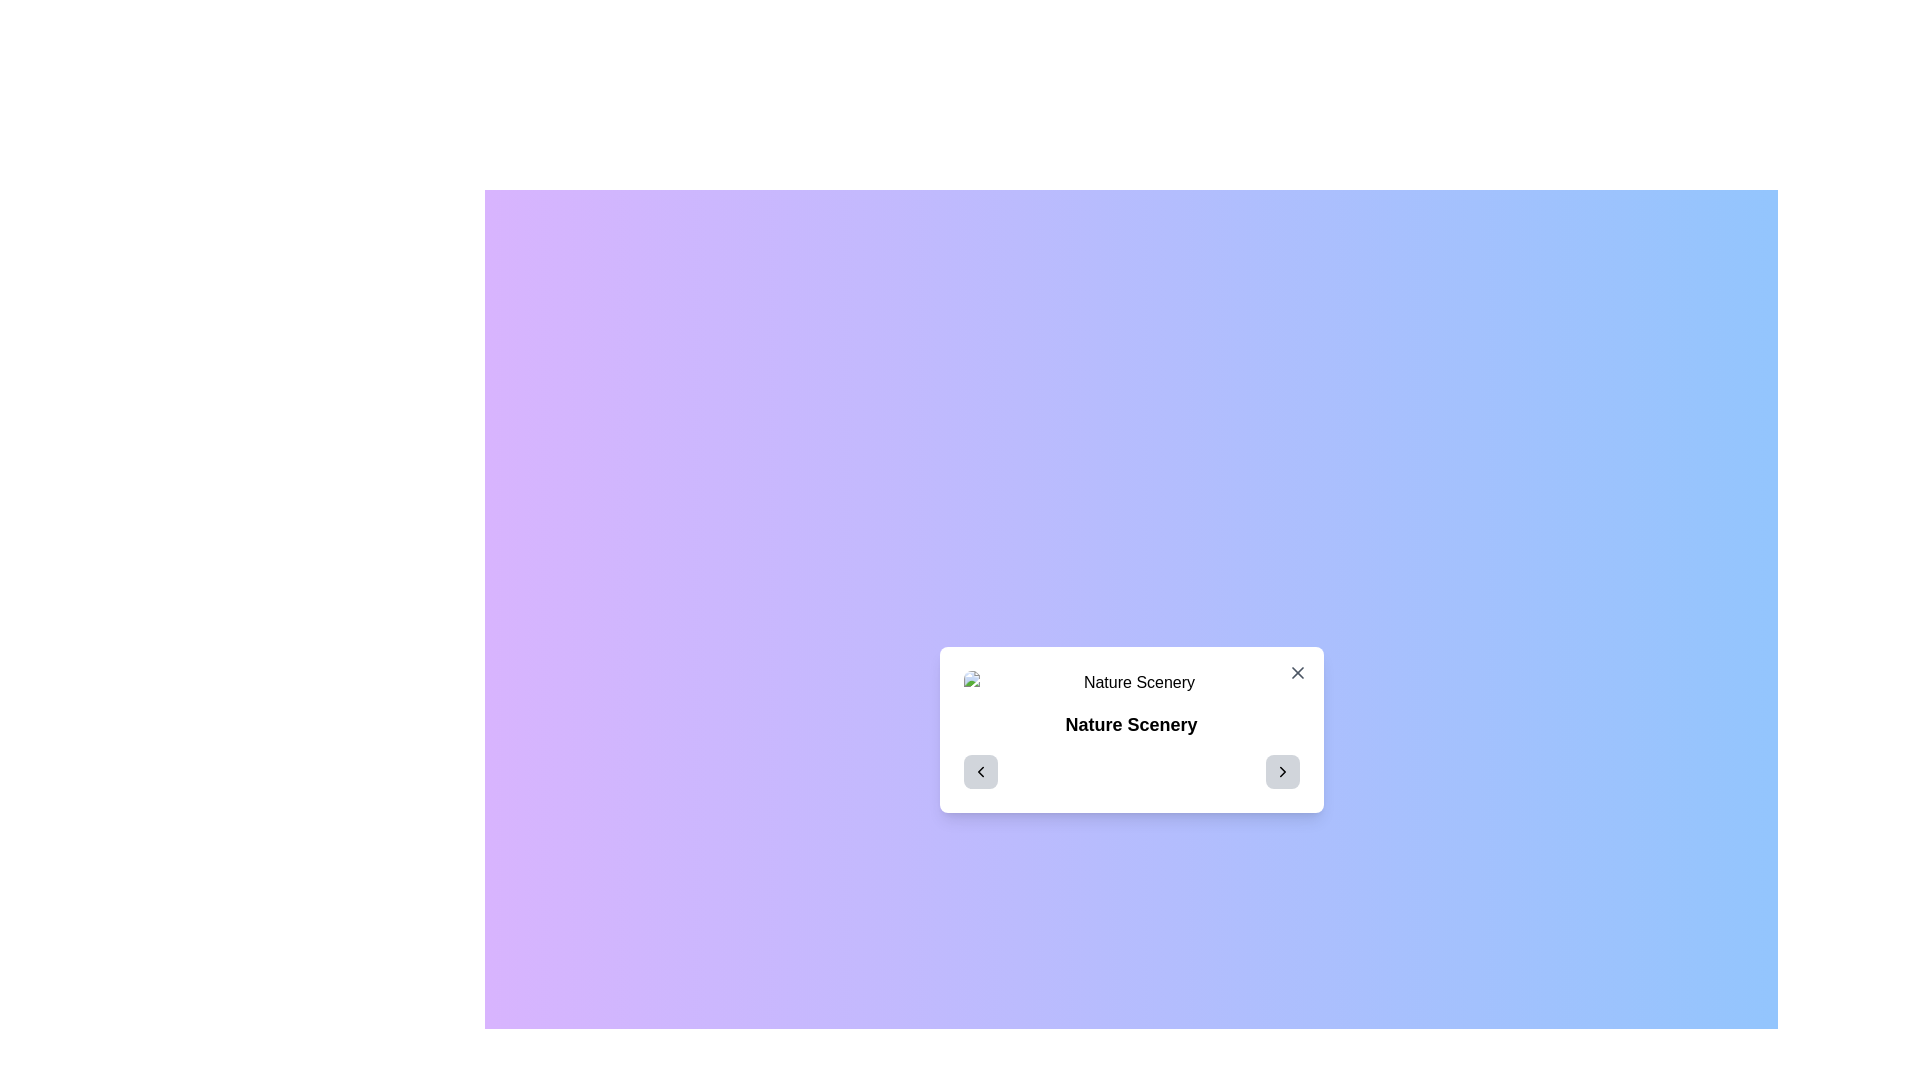  What do you see at coordinates (1282, 770) in the screenshot?
I see `the small rightward-pointing chevron icon nested within the light gray rounded rectangular button located at the bottom right of the card` at bounding box center [1282, 770].